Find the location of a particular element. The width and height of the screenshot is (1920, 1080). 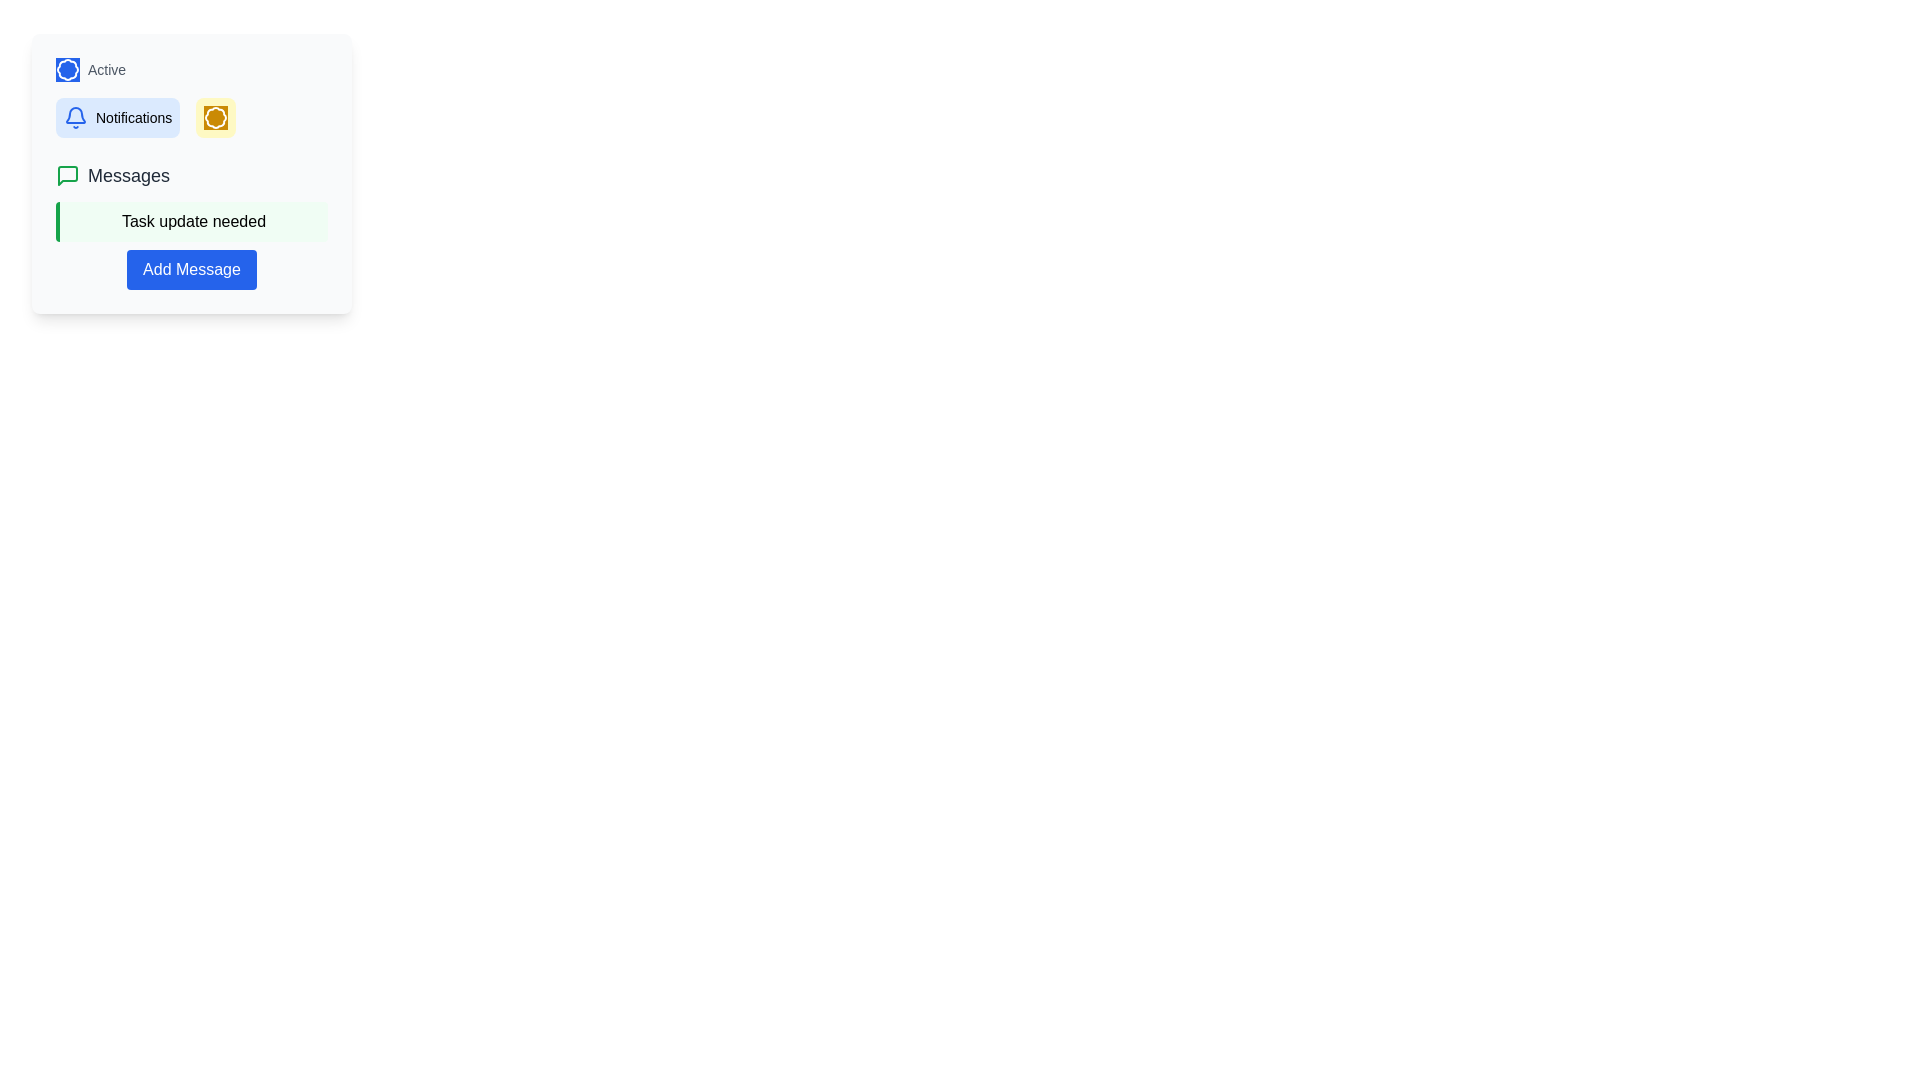

the graphical badge indicating the 'Active' status located at the top left portion of the 'Active' section is located at coordinates (67, 68).